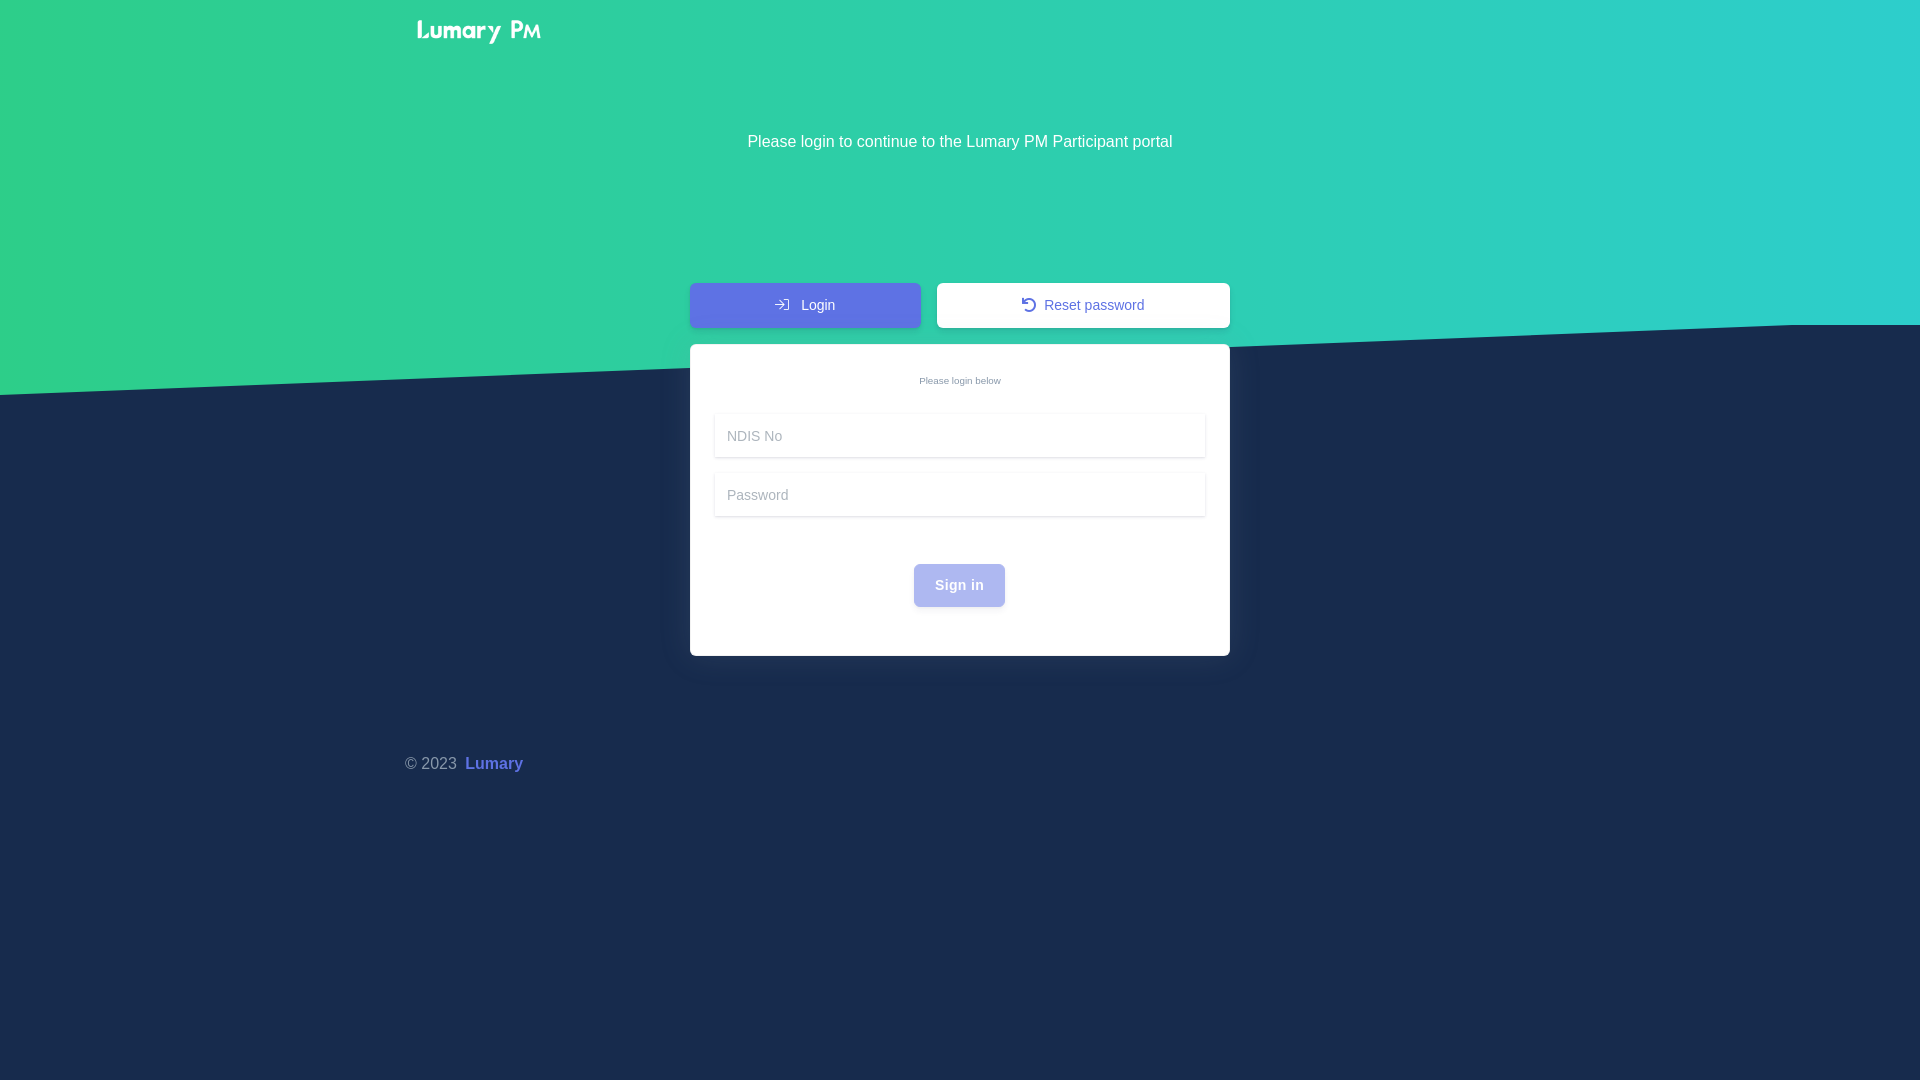  What do you see at coordinates (494, 763) in the screenshot?
I see `'Lumary'` at bounding box center [494, 763].